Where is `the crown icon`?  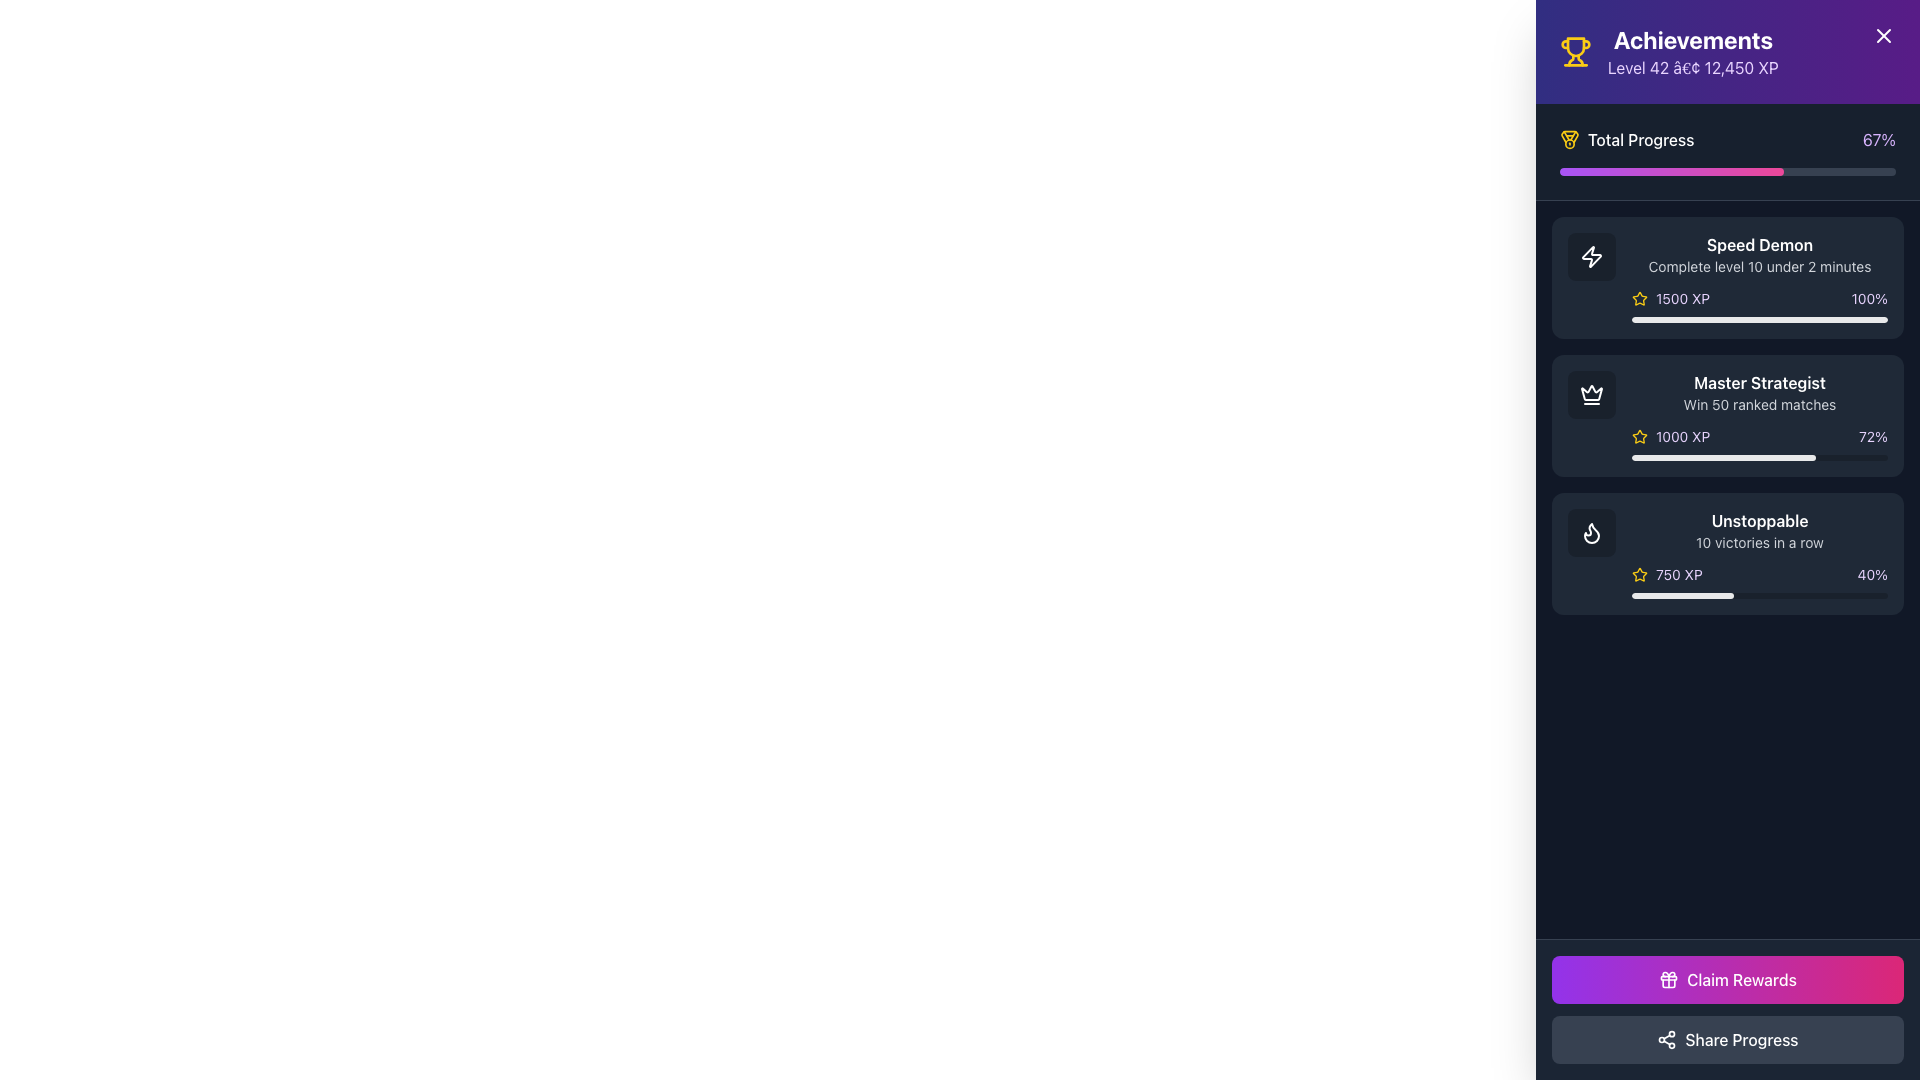 the crown icon is located at coordinates (1591, 394).